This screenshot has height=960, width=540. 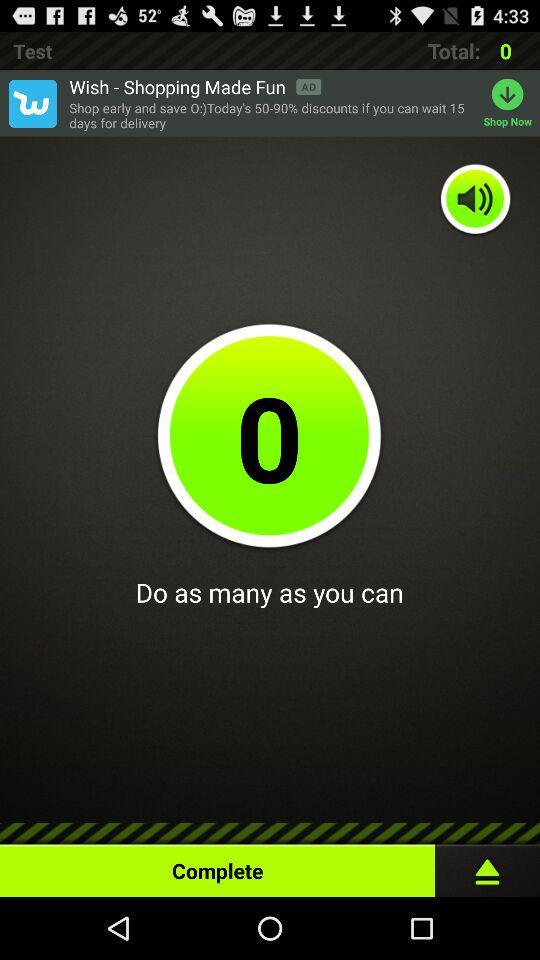 What do you see at coordinates (195, 86) in the screenshot?
I see `wish shopping made item` at bounding box center [195, 86].